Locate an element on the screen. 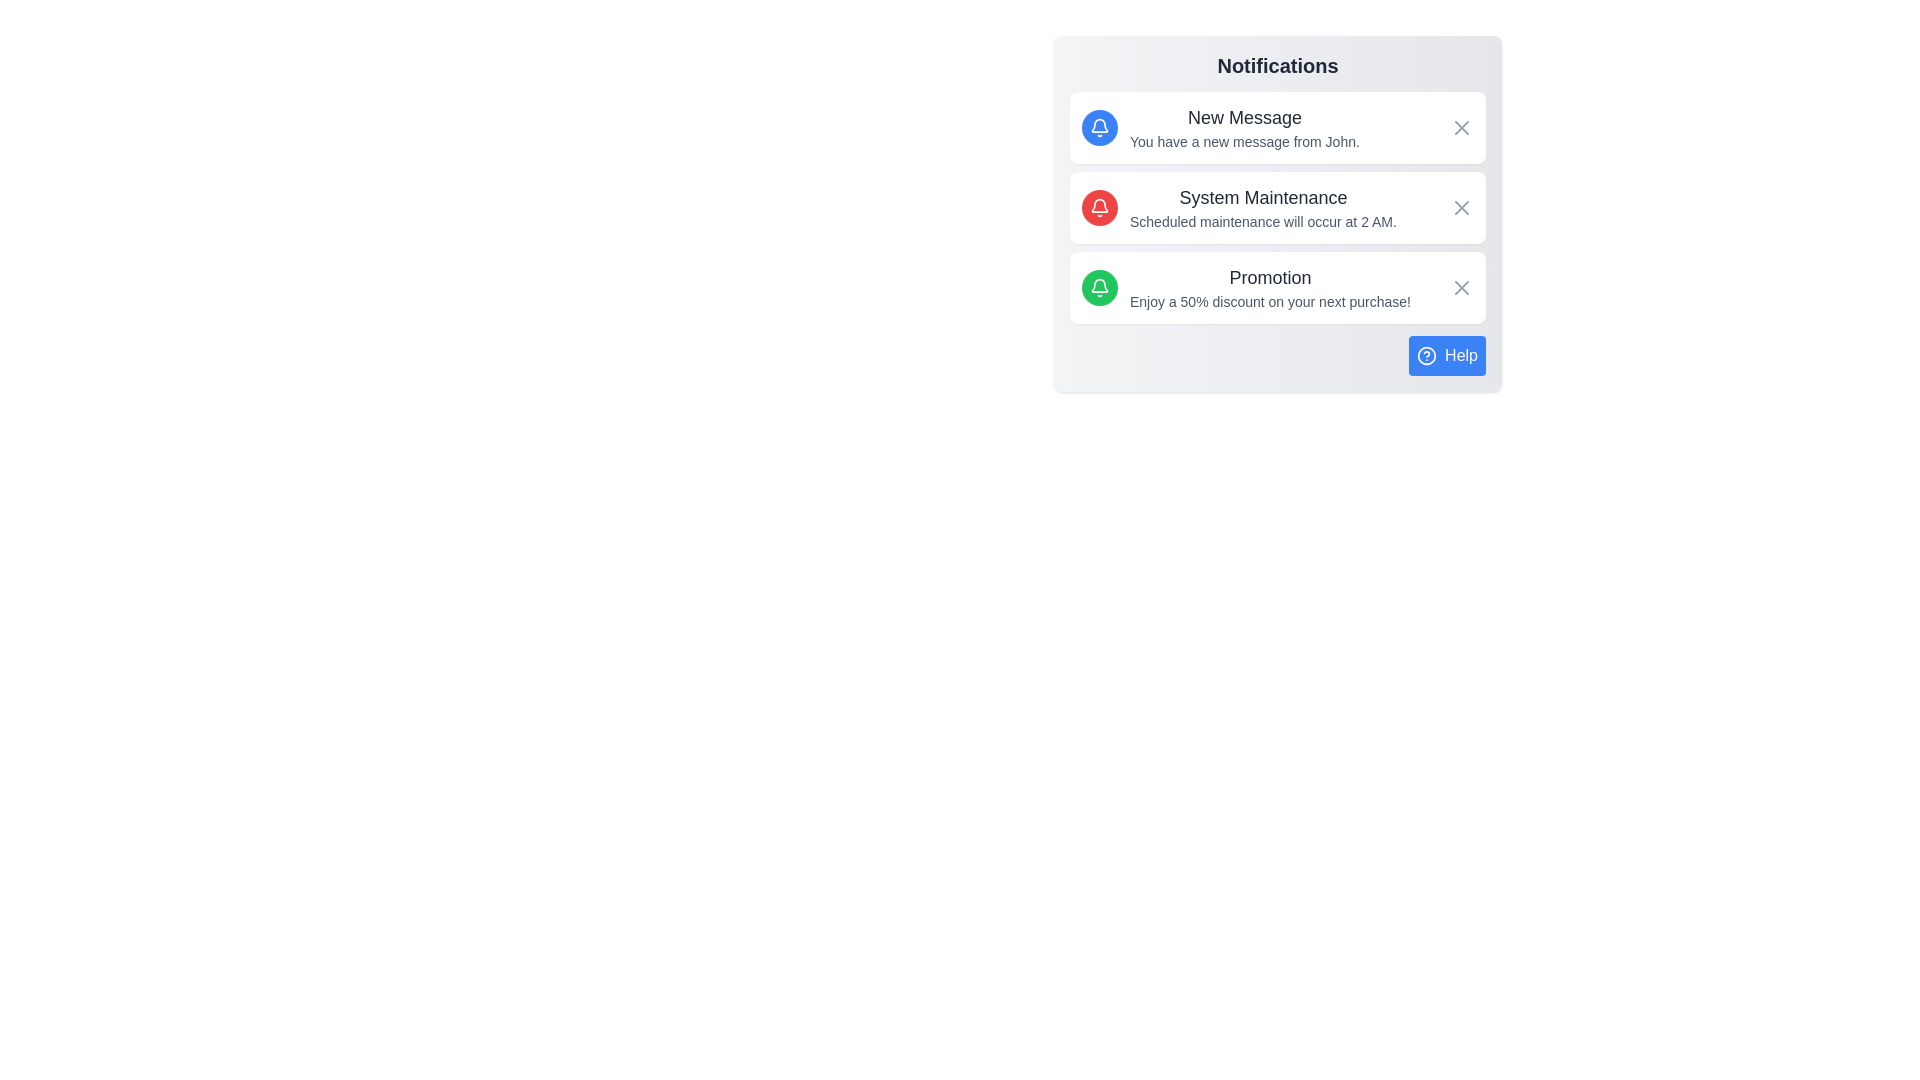  the first notification item titled 'New Message' with a bell icon is located at coordinates (1218, 127).